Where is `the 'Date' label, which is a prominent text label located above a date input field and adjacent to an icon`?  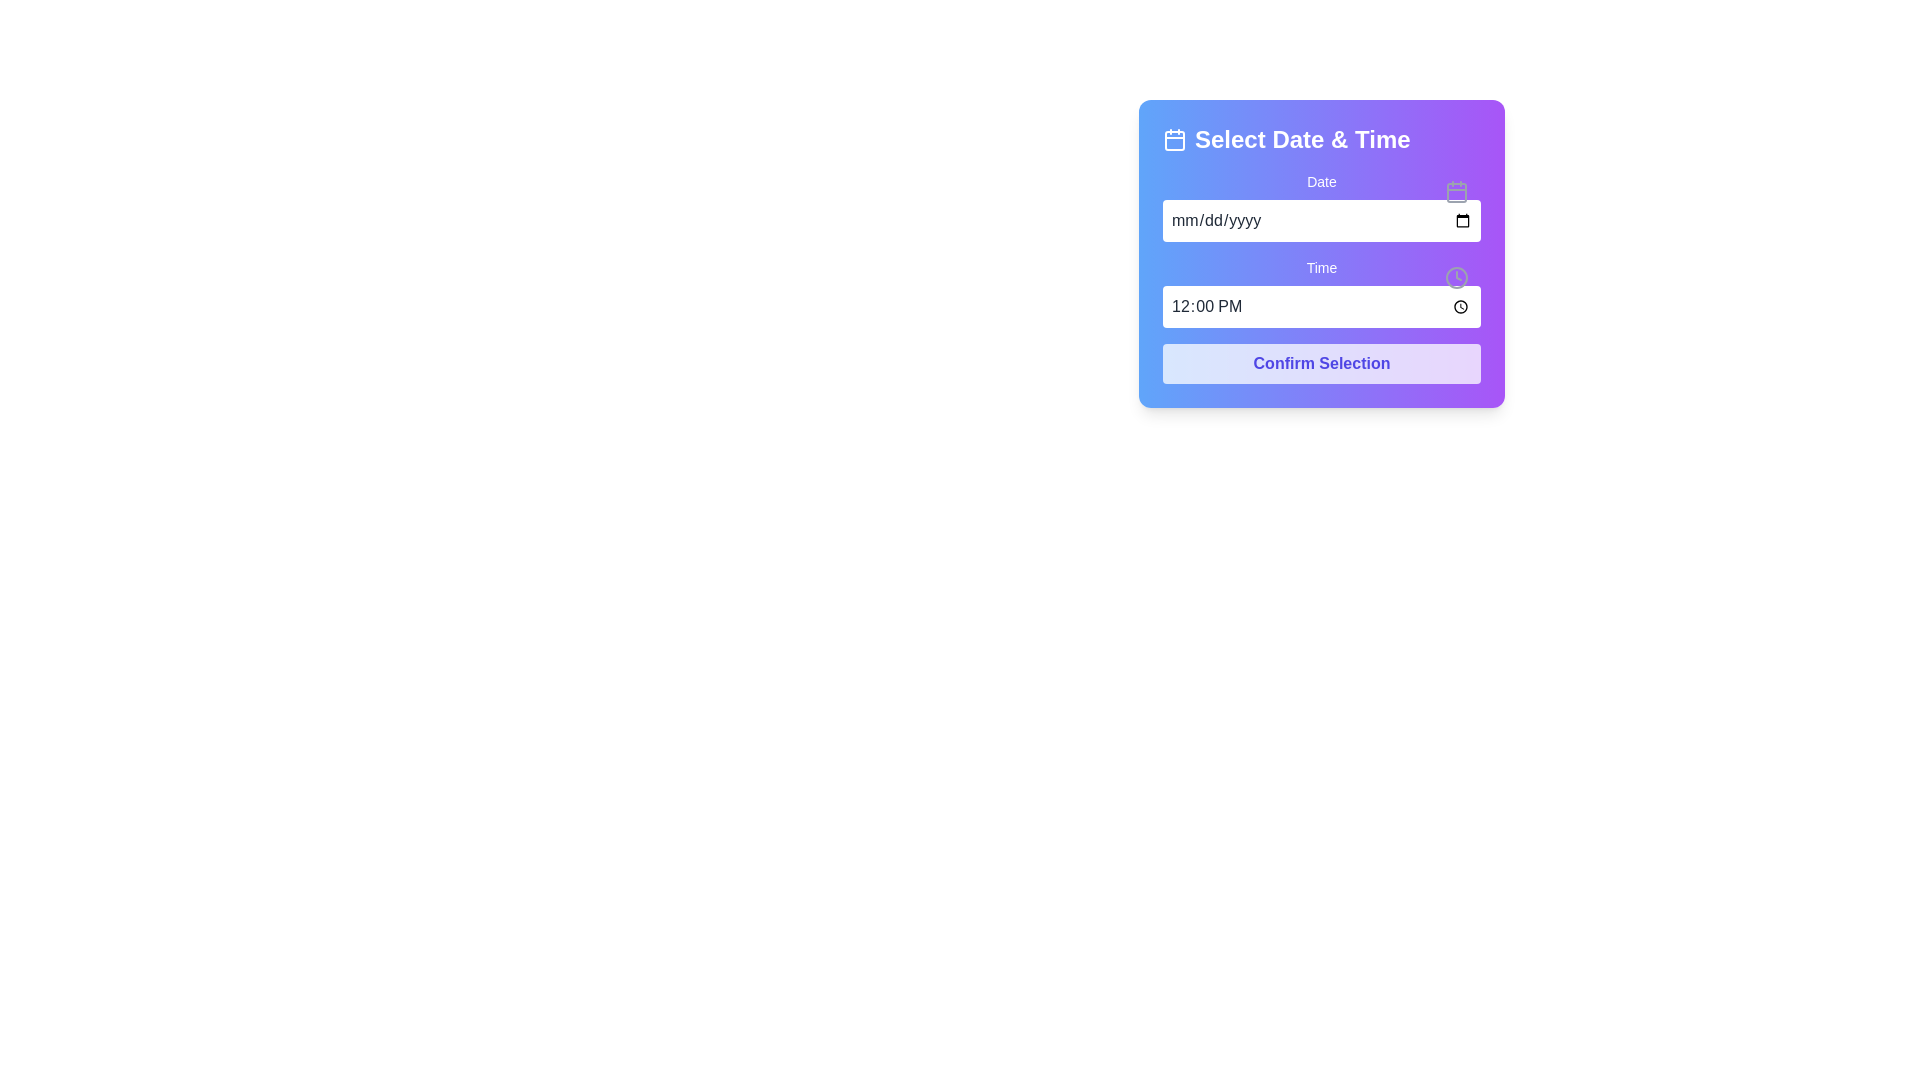 the 'Date' label, which is a prominent text label located above a date input field and adjacent to an icon is located at coordinates (1321, 181).